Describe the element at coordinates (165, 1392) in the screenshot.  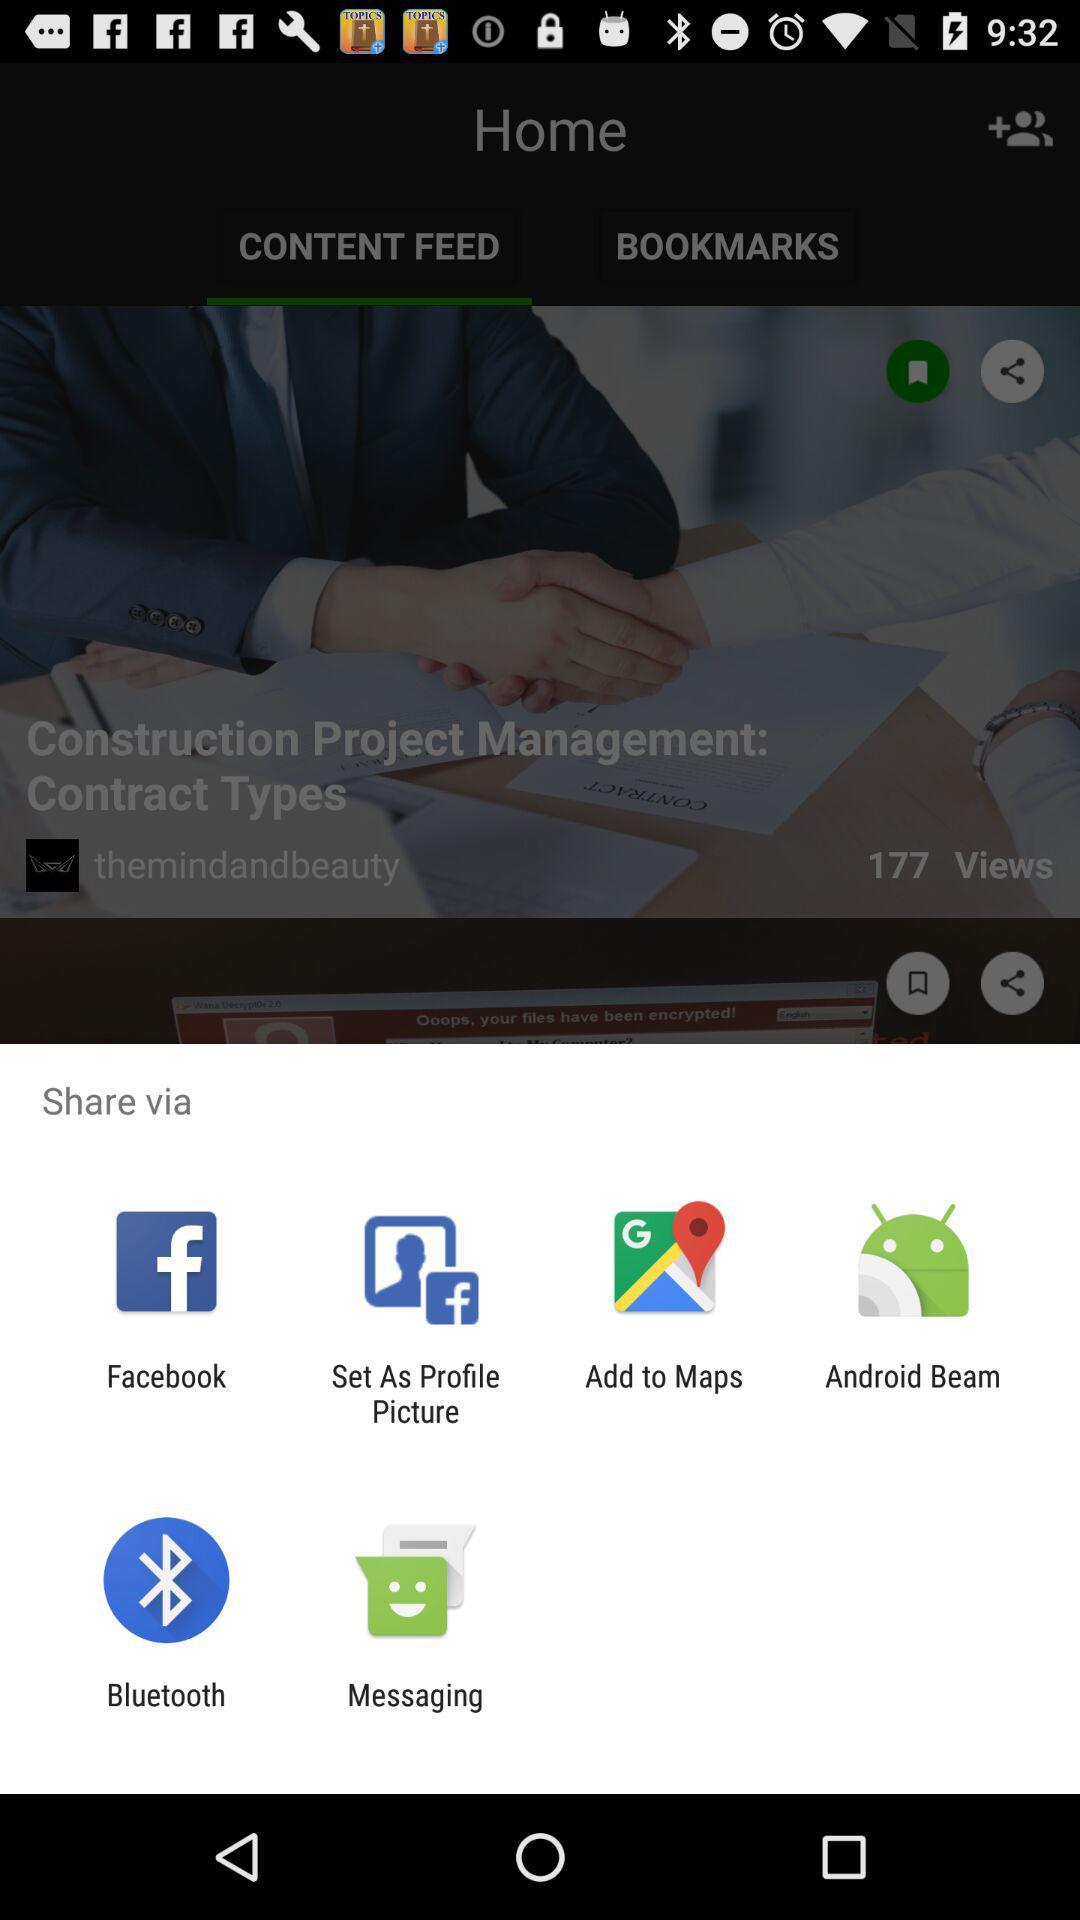
I see `app to the left of set as profile app` at that location.